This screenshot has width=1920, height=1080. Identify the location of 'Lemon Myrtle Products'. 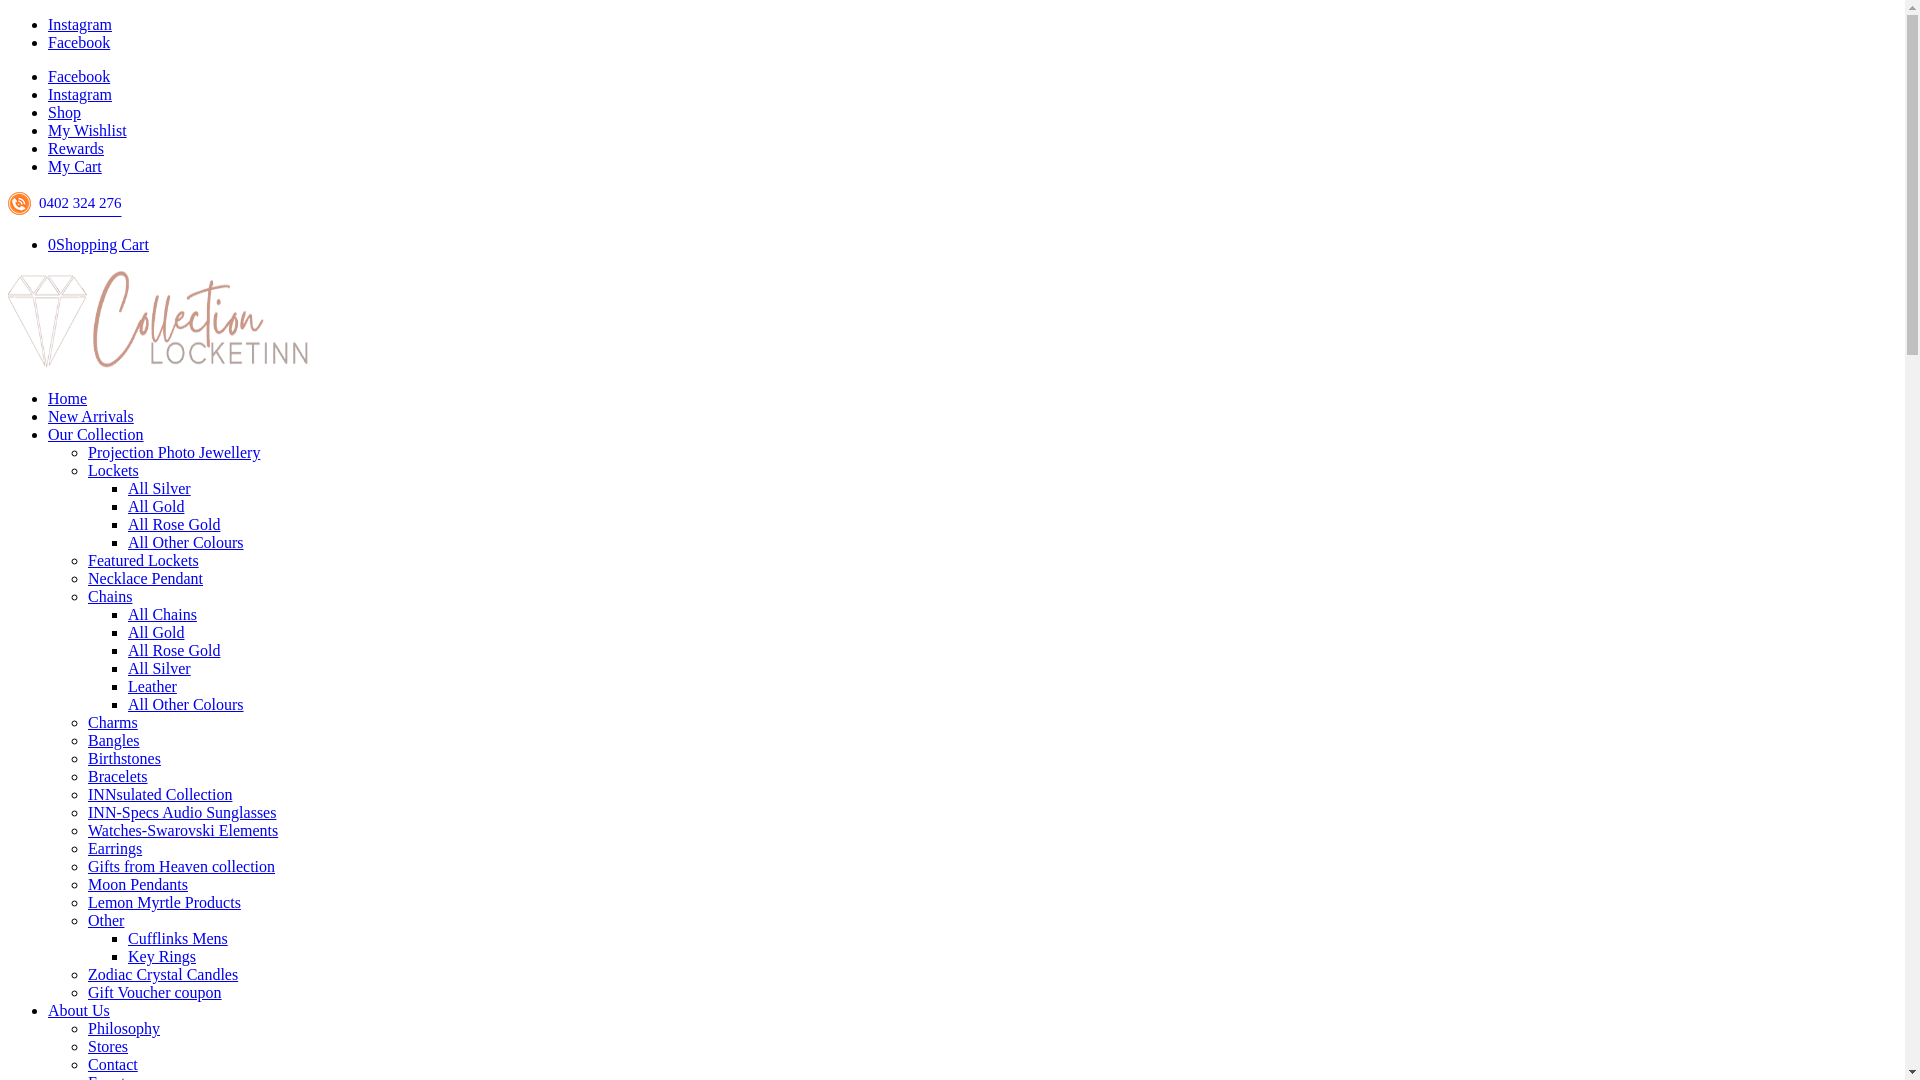
(164, 902).